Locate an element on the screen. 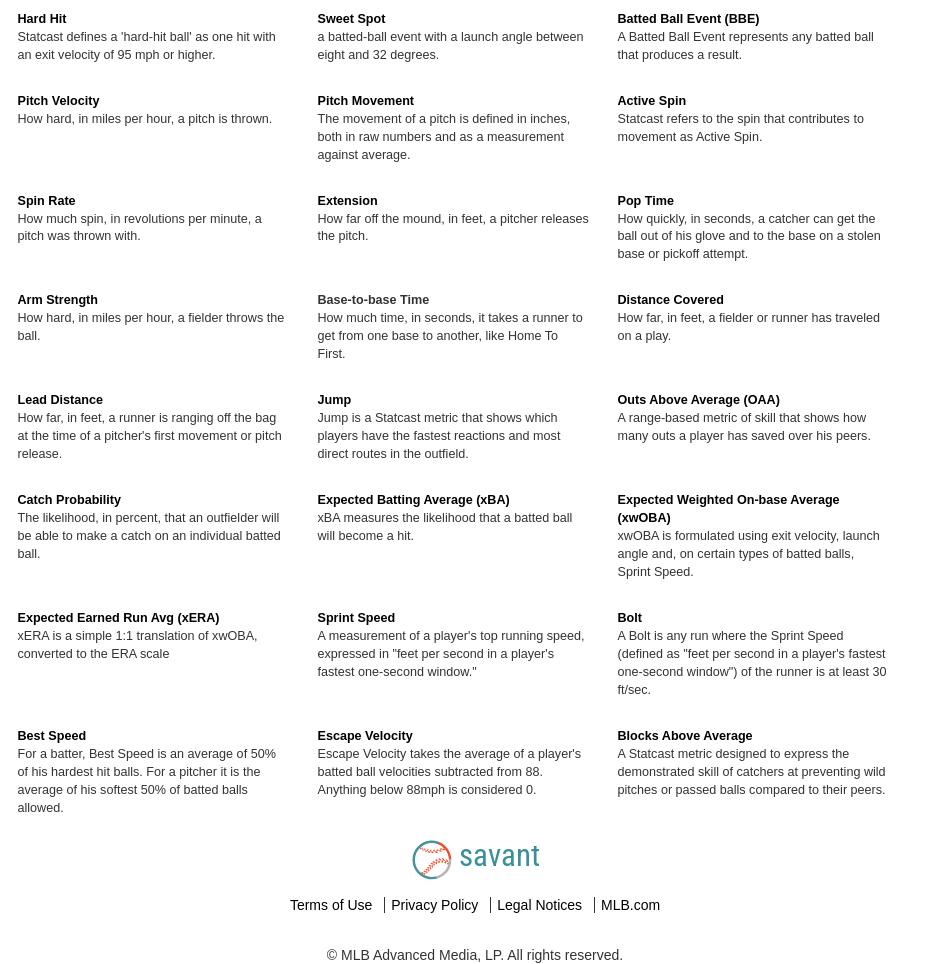  'A Statcast metric designed to express the demonstrated skill of catchers at preventing wild pitches or passed balls compared to their peers.' is located at coordinates (749, 771).